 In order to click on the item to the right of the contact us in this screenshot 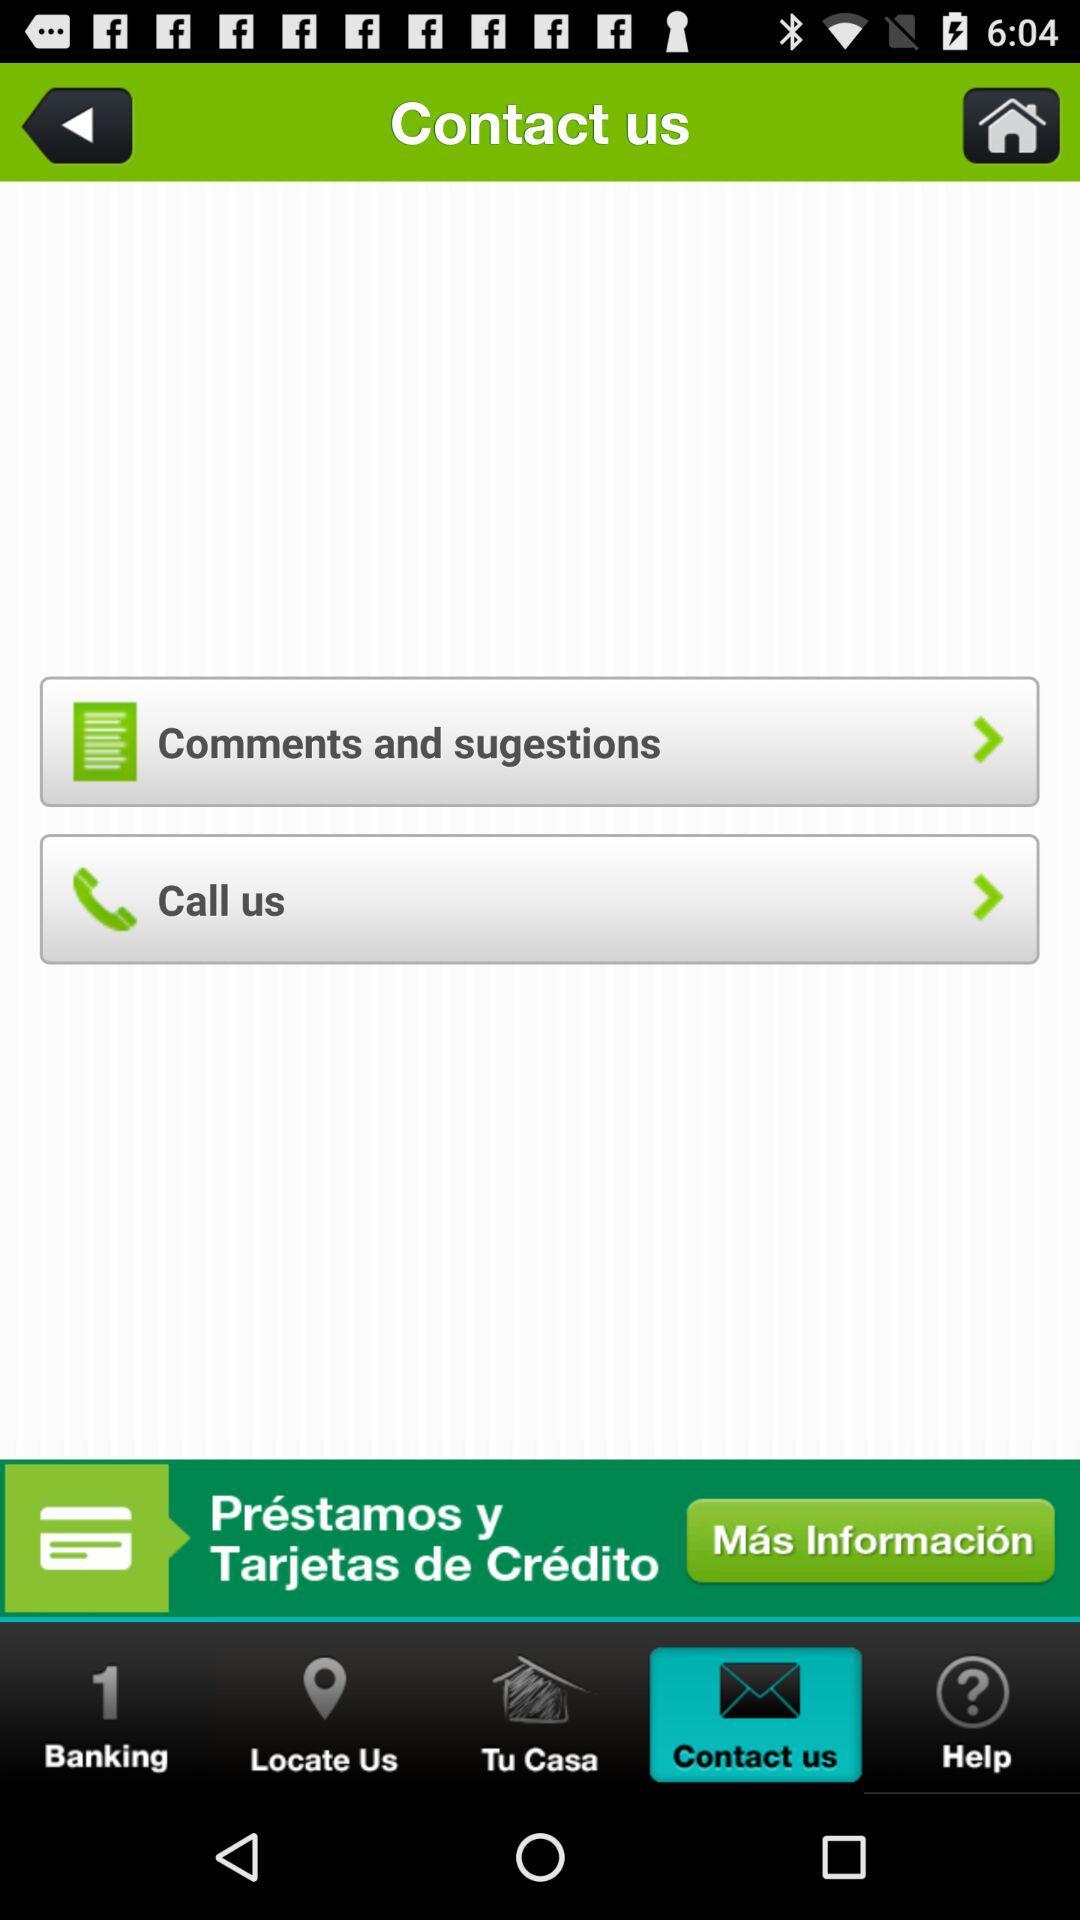, I will do `click(999, 121)`.